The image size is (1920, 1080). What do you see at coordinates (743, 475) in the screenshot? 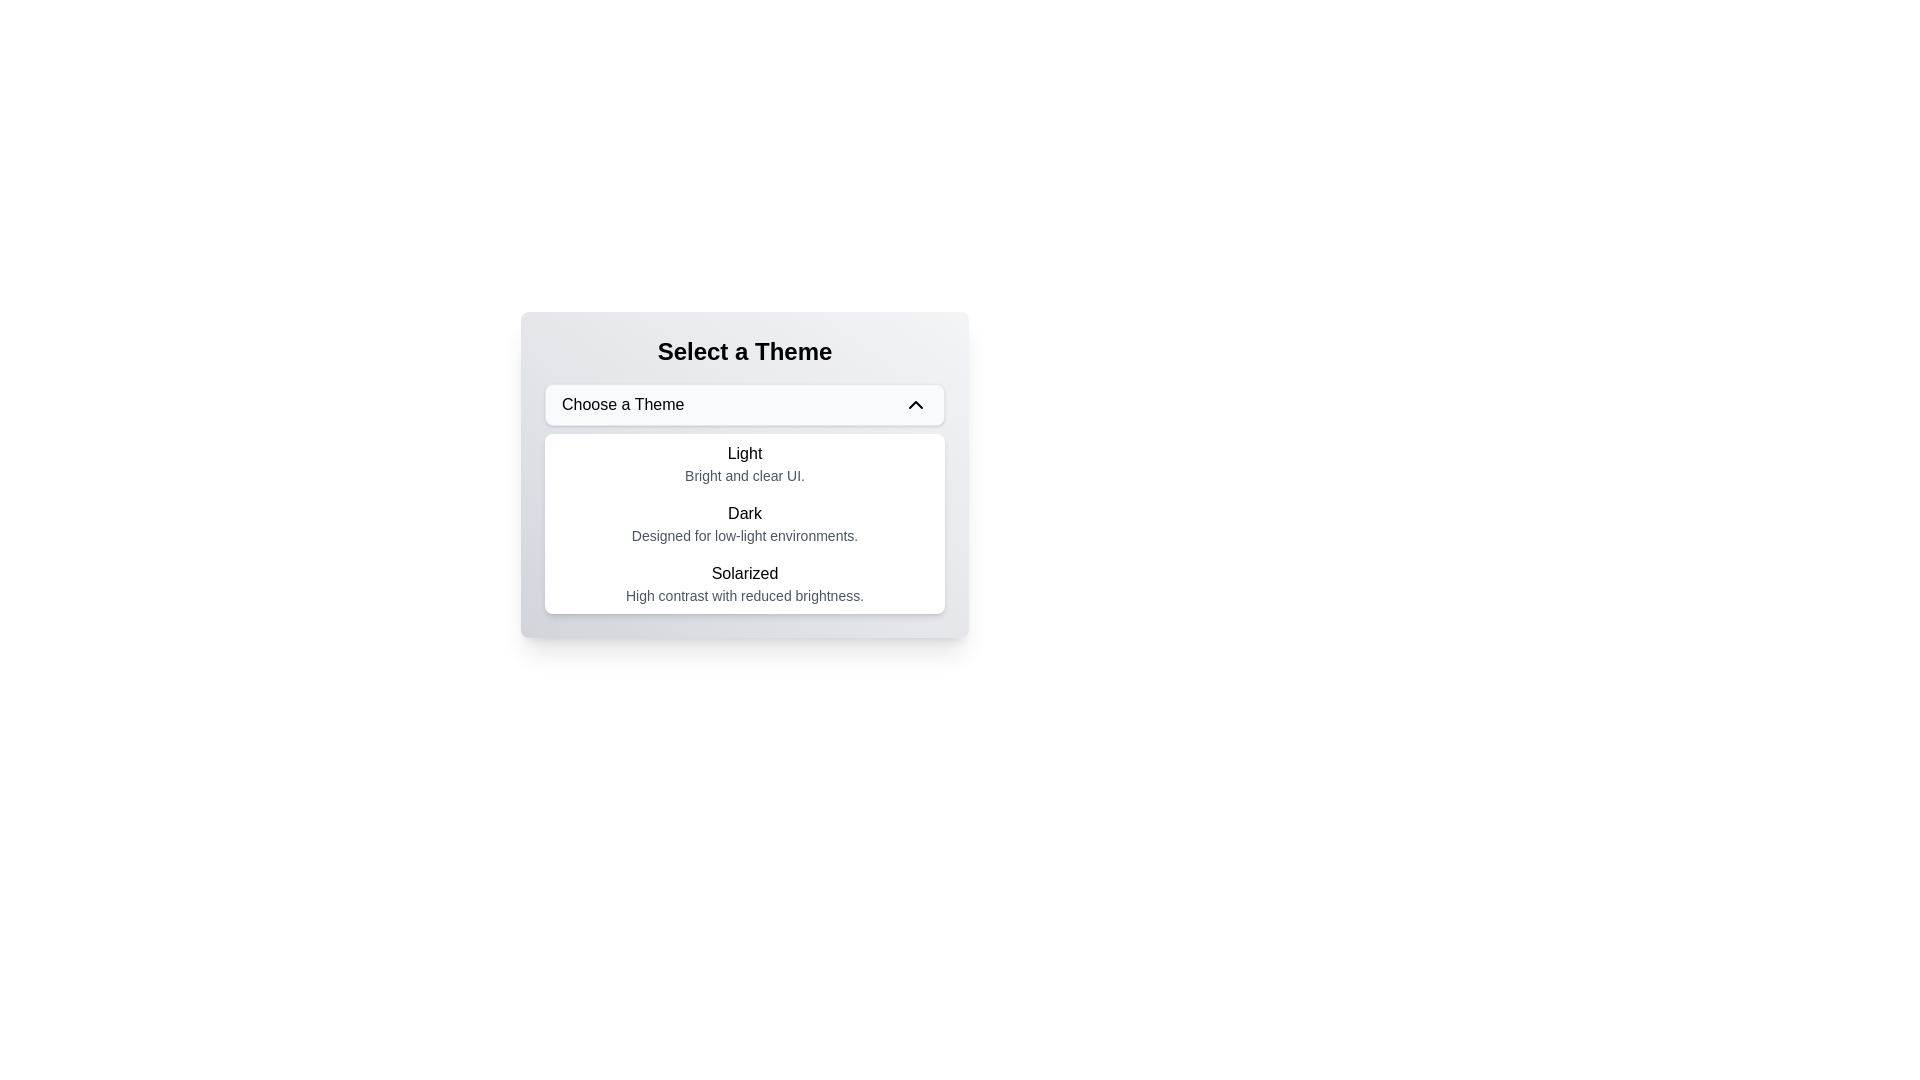
I see `the text label 'Bright and clear UI.' that is styled with a small font size and gray color, located below the label 'Light' in the theme selection interface` at bounding box center [743, 475].